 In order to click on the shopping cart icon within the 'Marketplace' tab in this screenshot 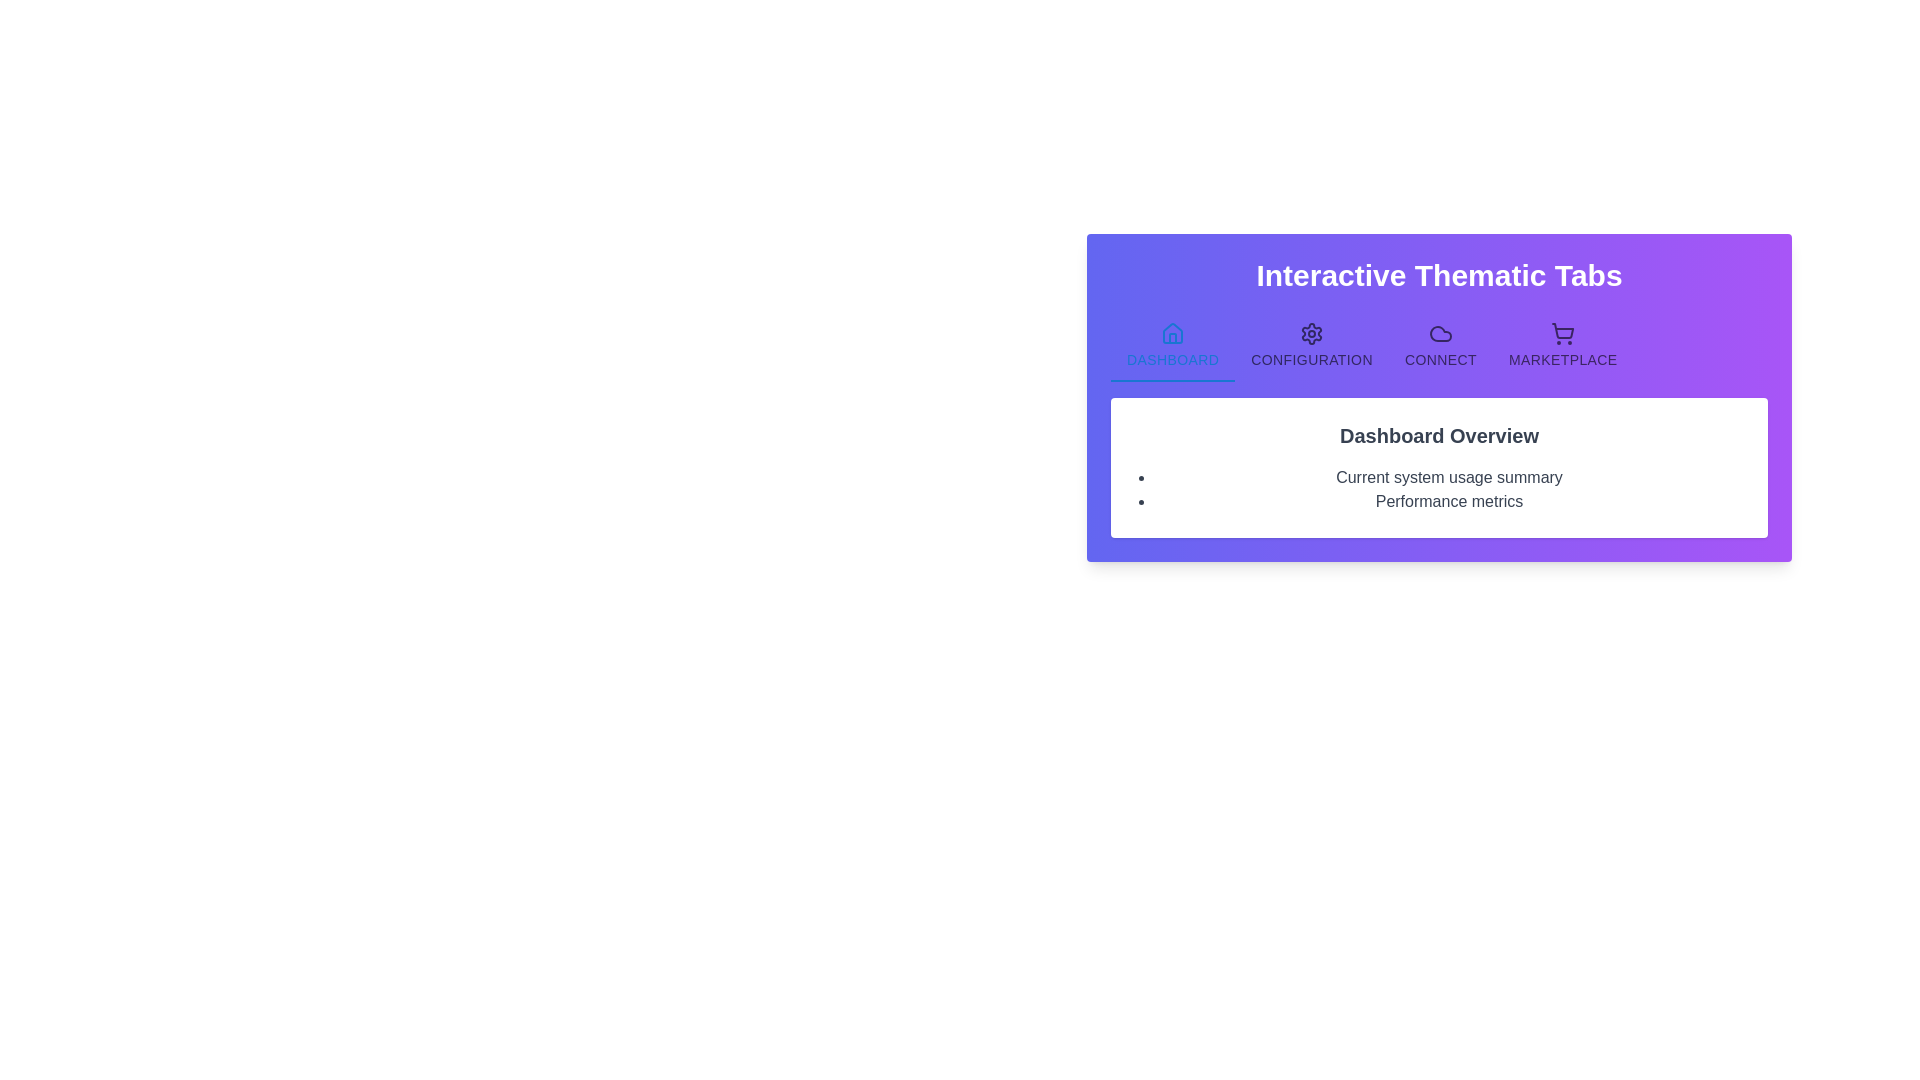, I will do `click(1562, 333)`.